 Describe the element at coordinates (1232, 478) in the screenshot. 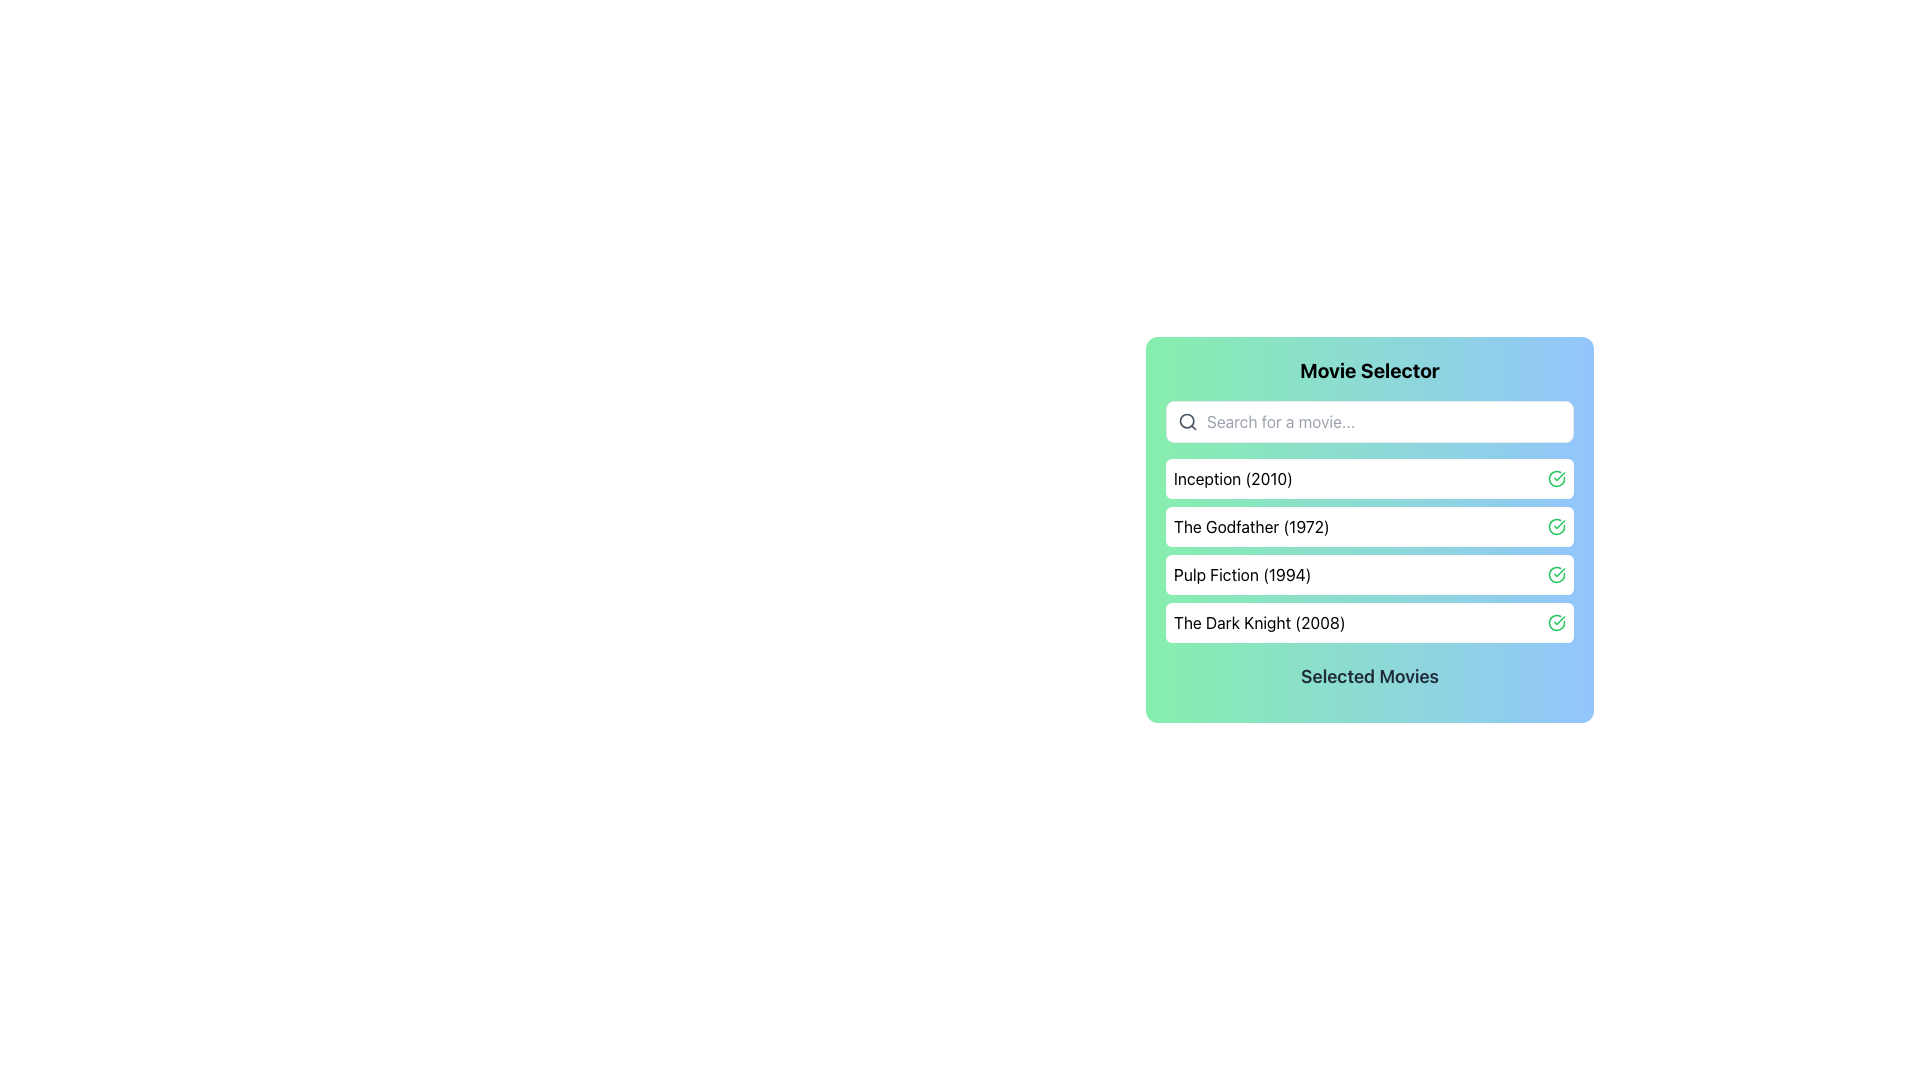

I see `the text label displaying the title 'Inception (2010)' in the selectable movie list within the 'Movie Selector' dialog` at that location.